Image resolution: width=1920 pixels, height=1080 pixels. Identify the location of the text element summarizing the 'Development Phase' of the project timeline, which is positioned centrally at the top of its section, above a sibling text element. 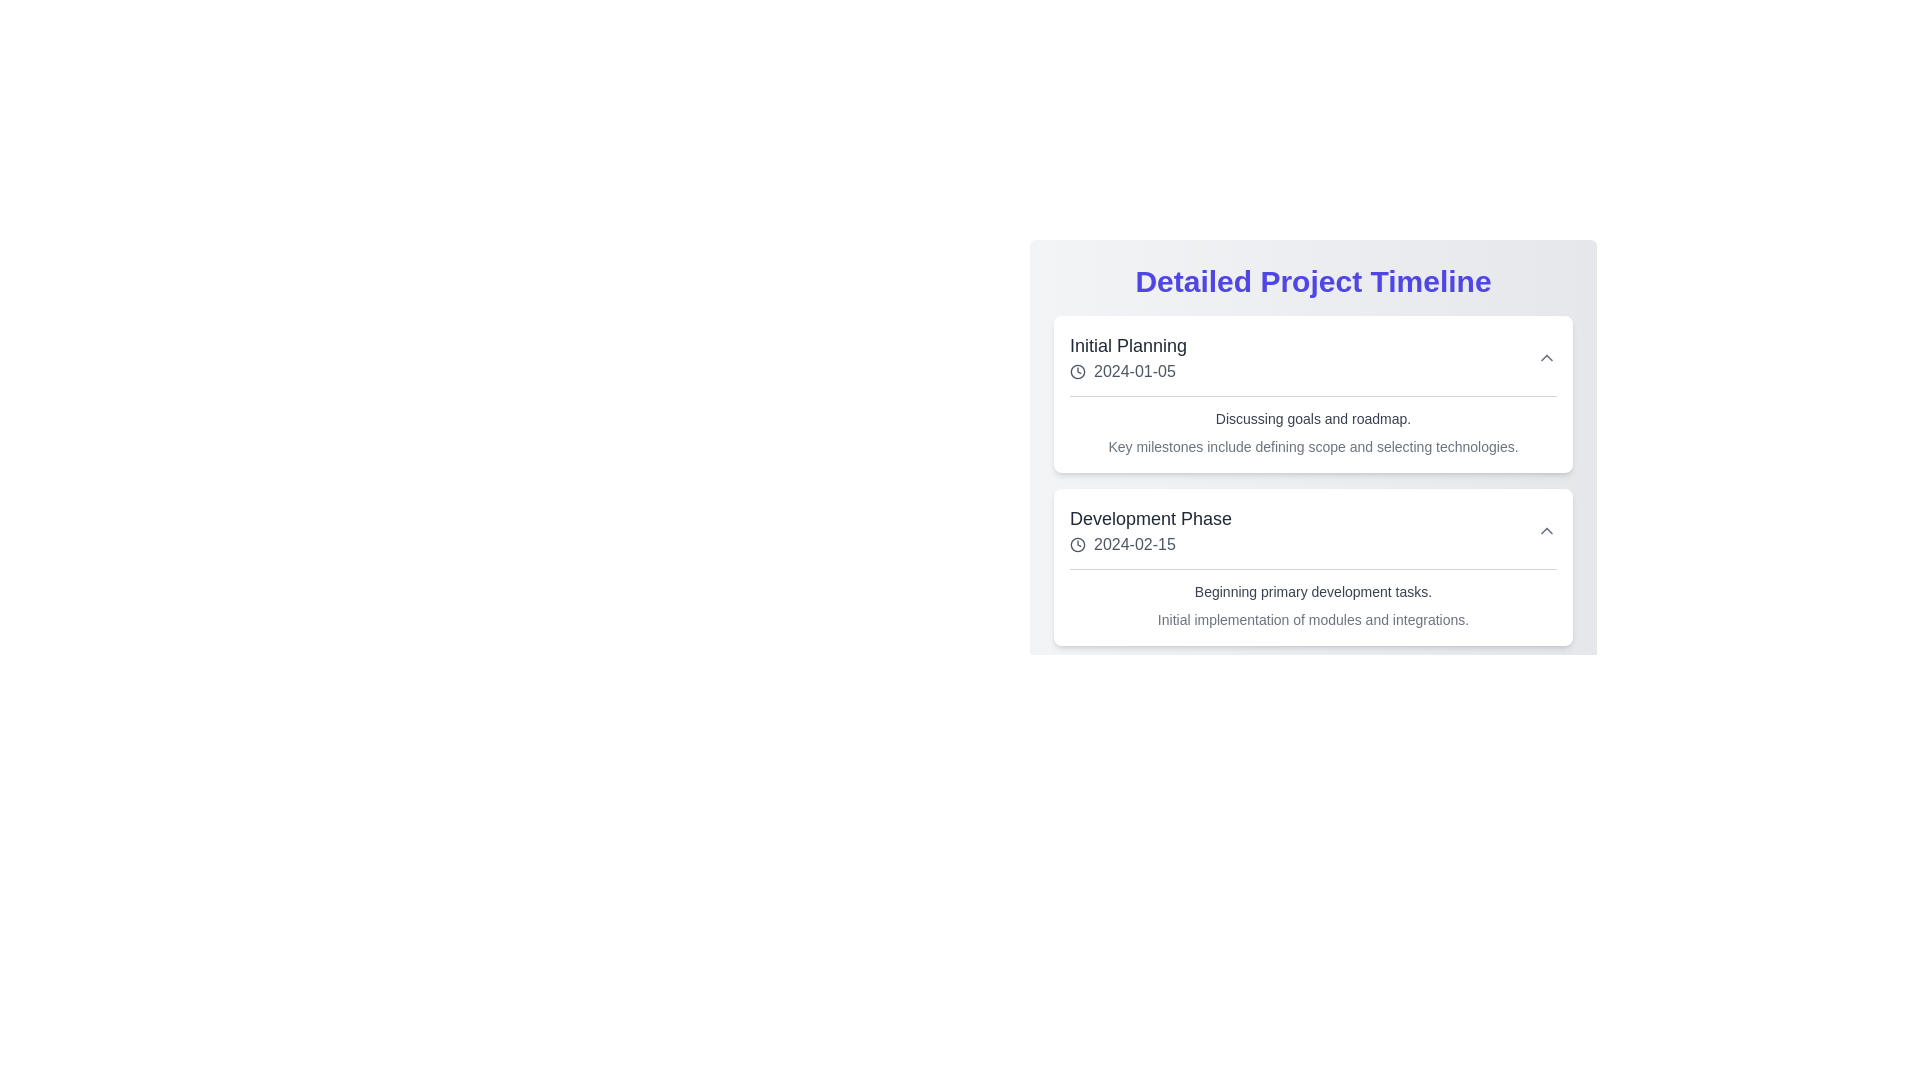
(1313, 590).